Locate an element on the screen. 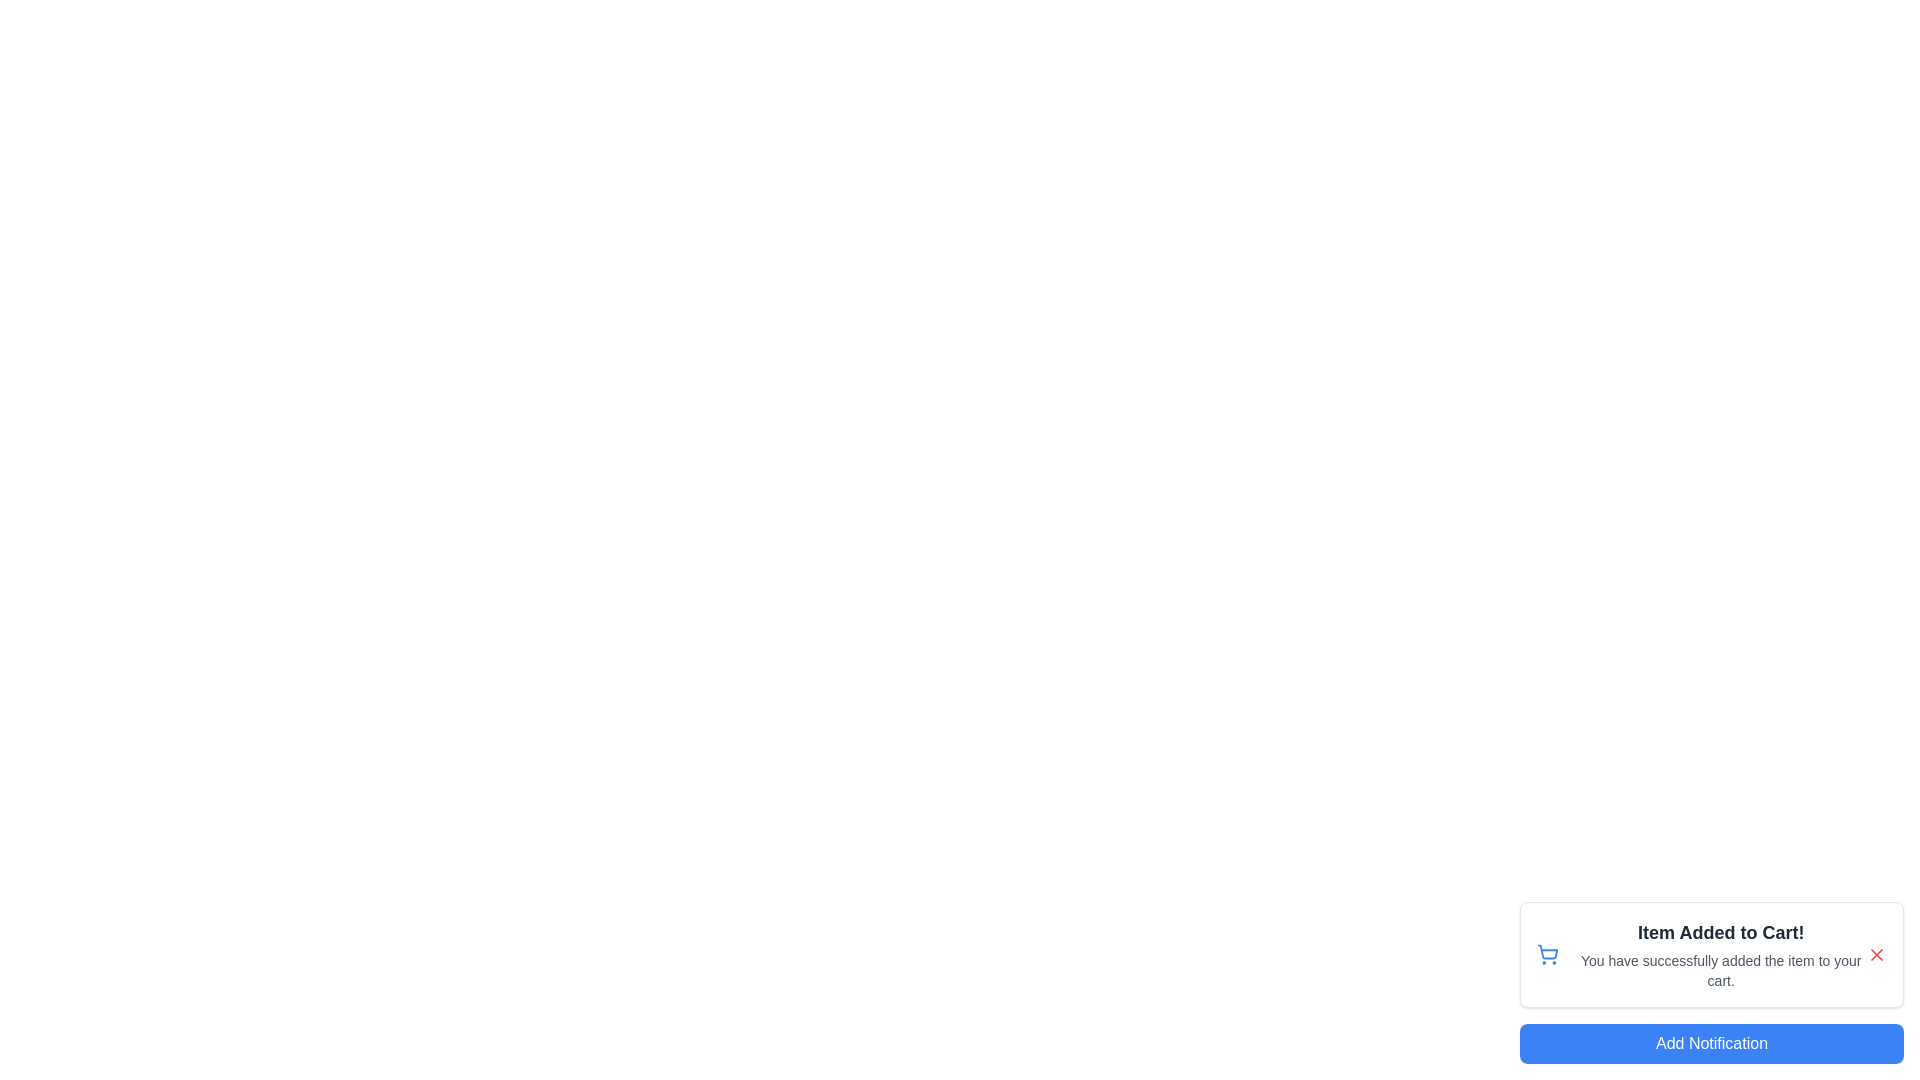 The width and height of the screenshot is (1920, 1080). the 'X' icon used for closing or dismissing elements, which is part of an SVG component located at the bottom center of the interface, aligned with a notification box is located at coordinates (1875, 954).